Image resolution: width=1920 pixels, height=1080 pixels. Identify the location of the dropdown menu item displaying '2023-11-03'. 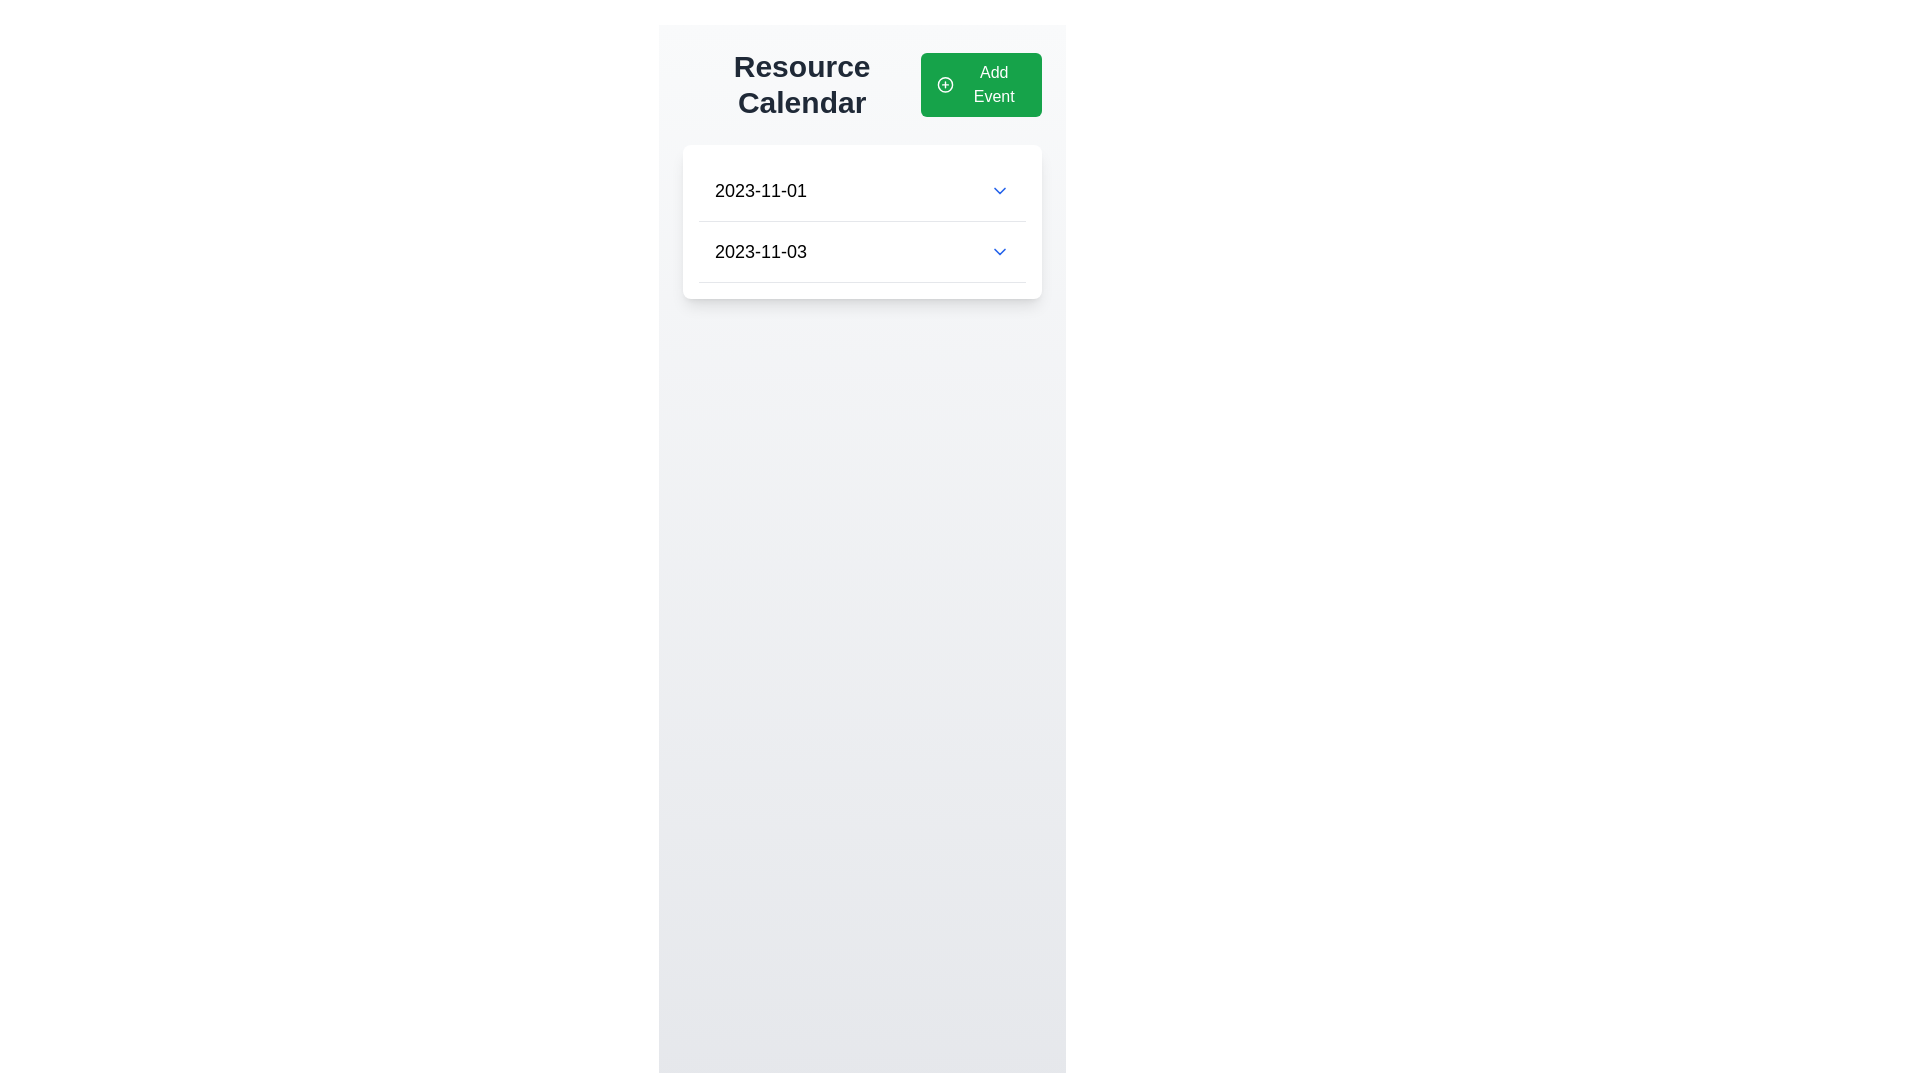
(862, 250).